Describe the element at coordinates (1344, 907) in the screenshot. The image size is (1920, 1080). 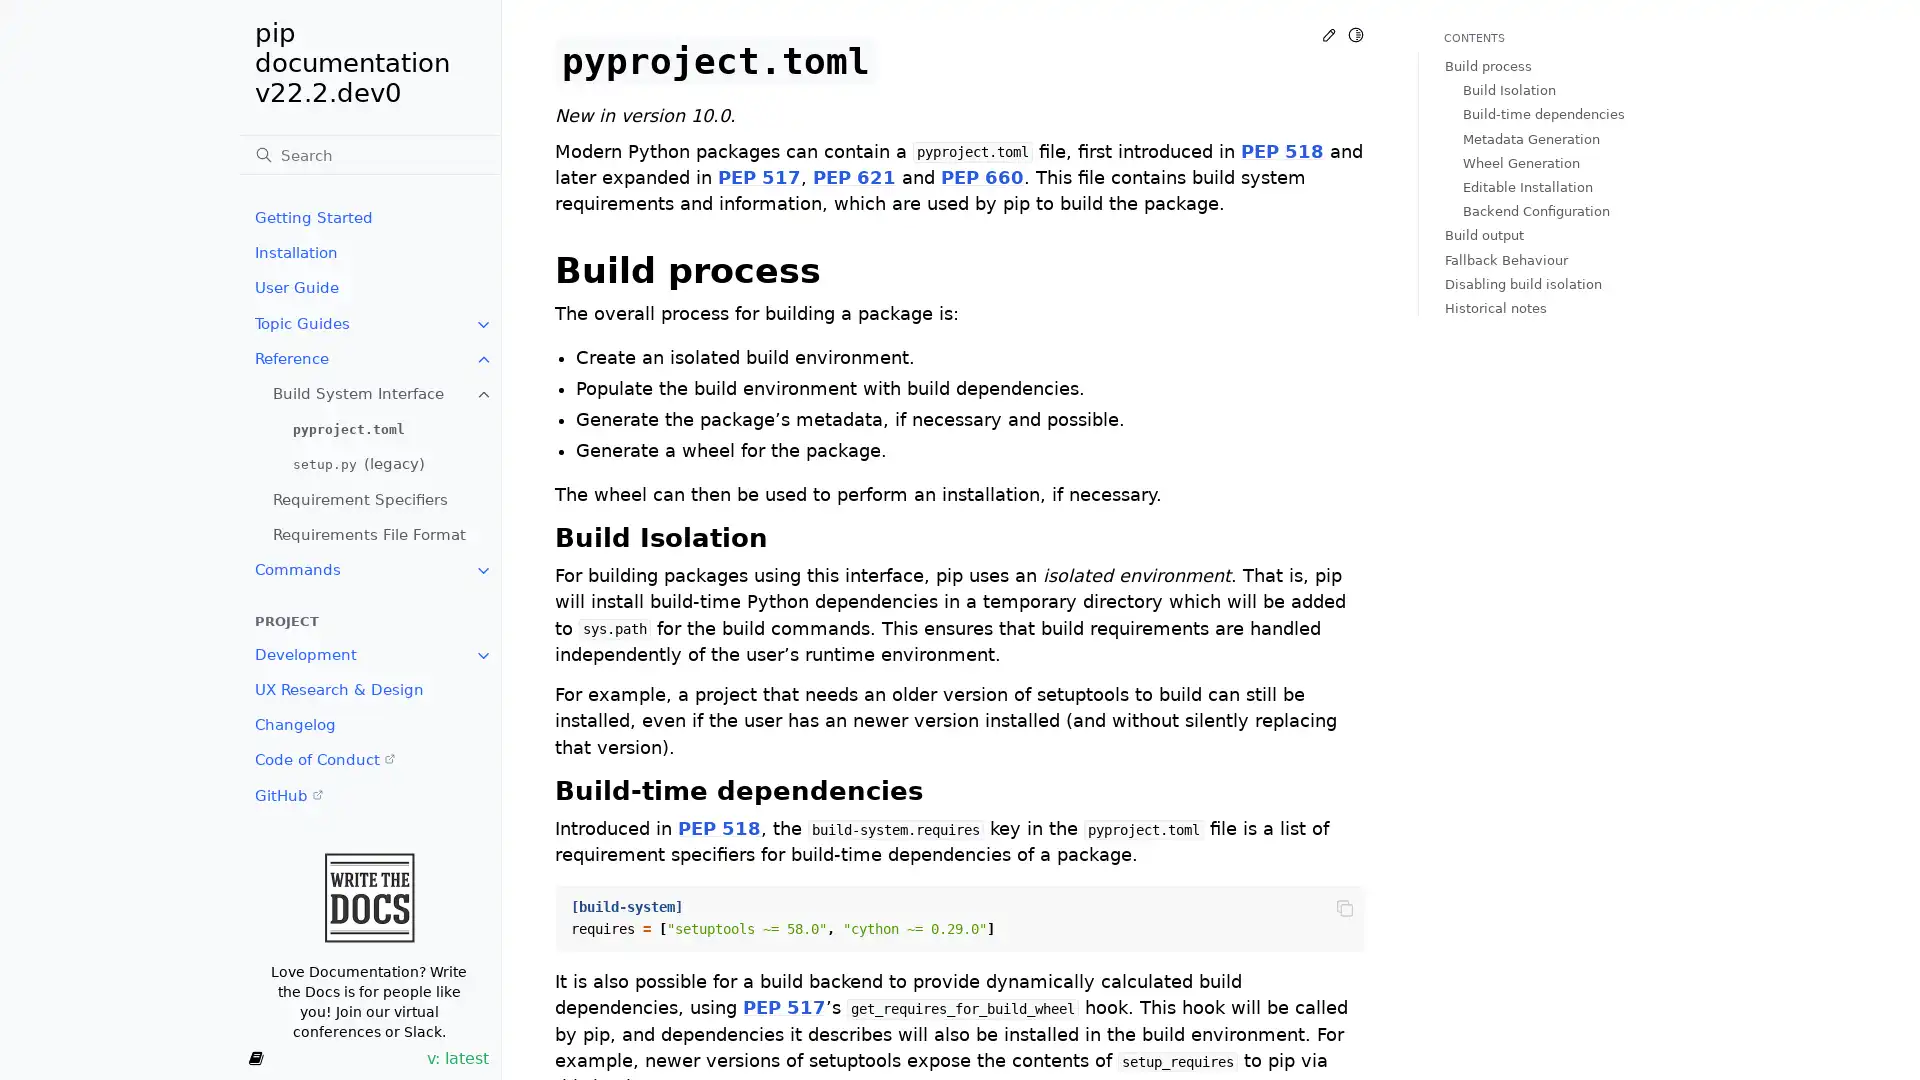
I see `Copy to clipboard` at that location.